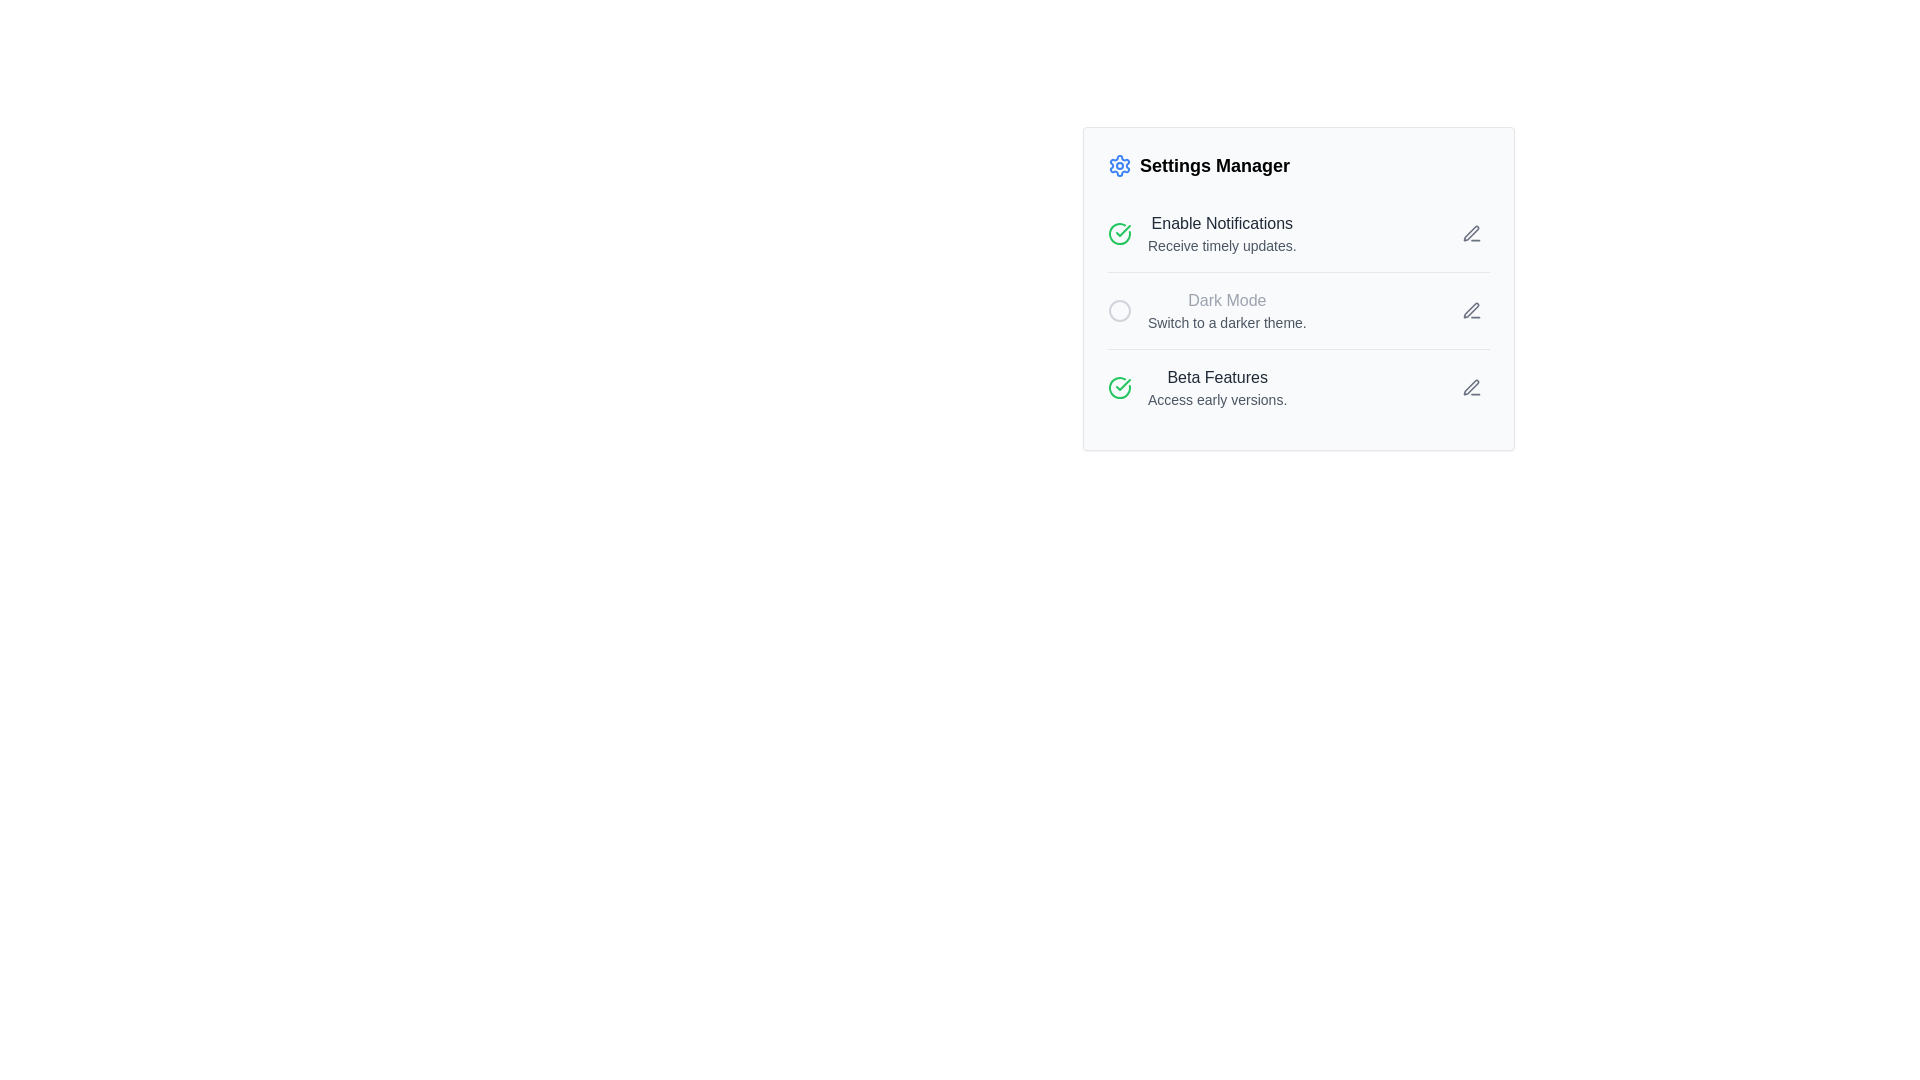 Image resolution: width=1920 pixels, height=1080 pixels. What do you see at coordinates (1471, 232) in the screenshot?
I see `the editing icon for the 'Enable Notifications' setting located at the far-right of the 'Settings Manager' section` at bounding box center [1471, 232].